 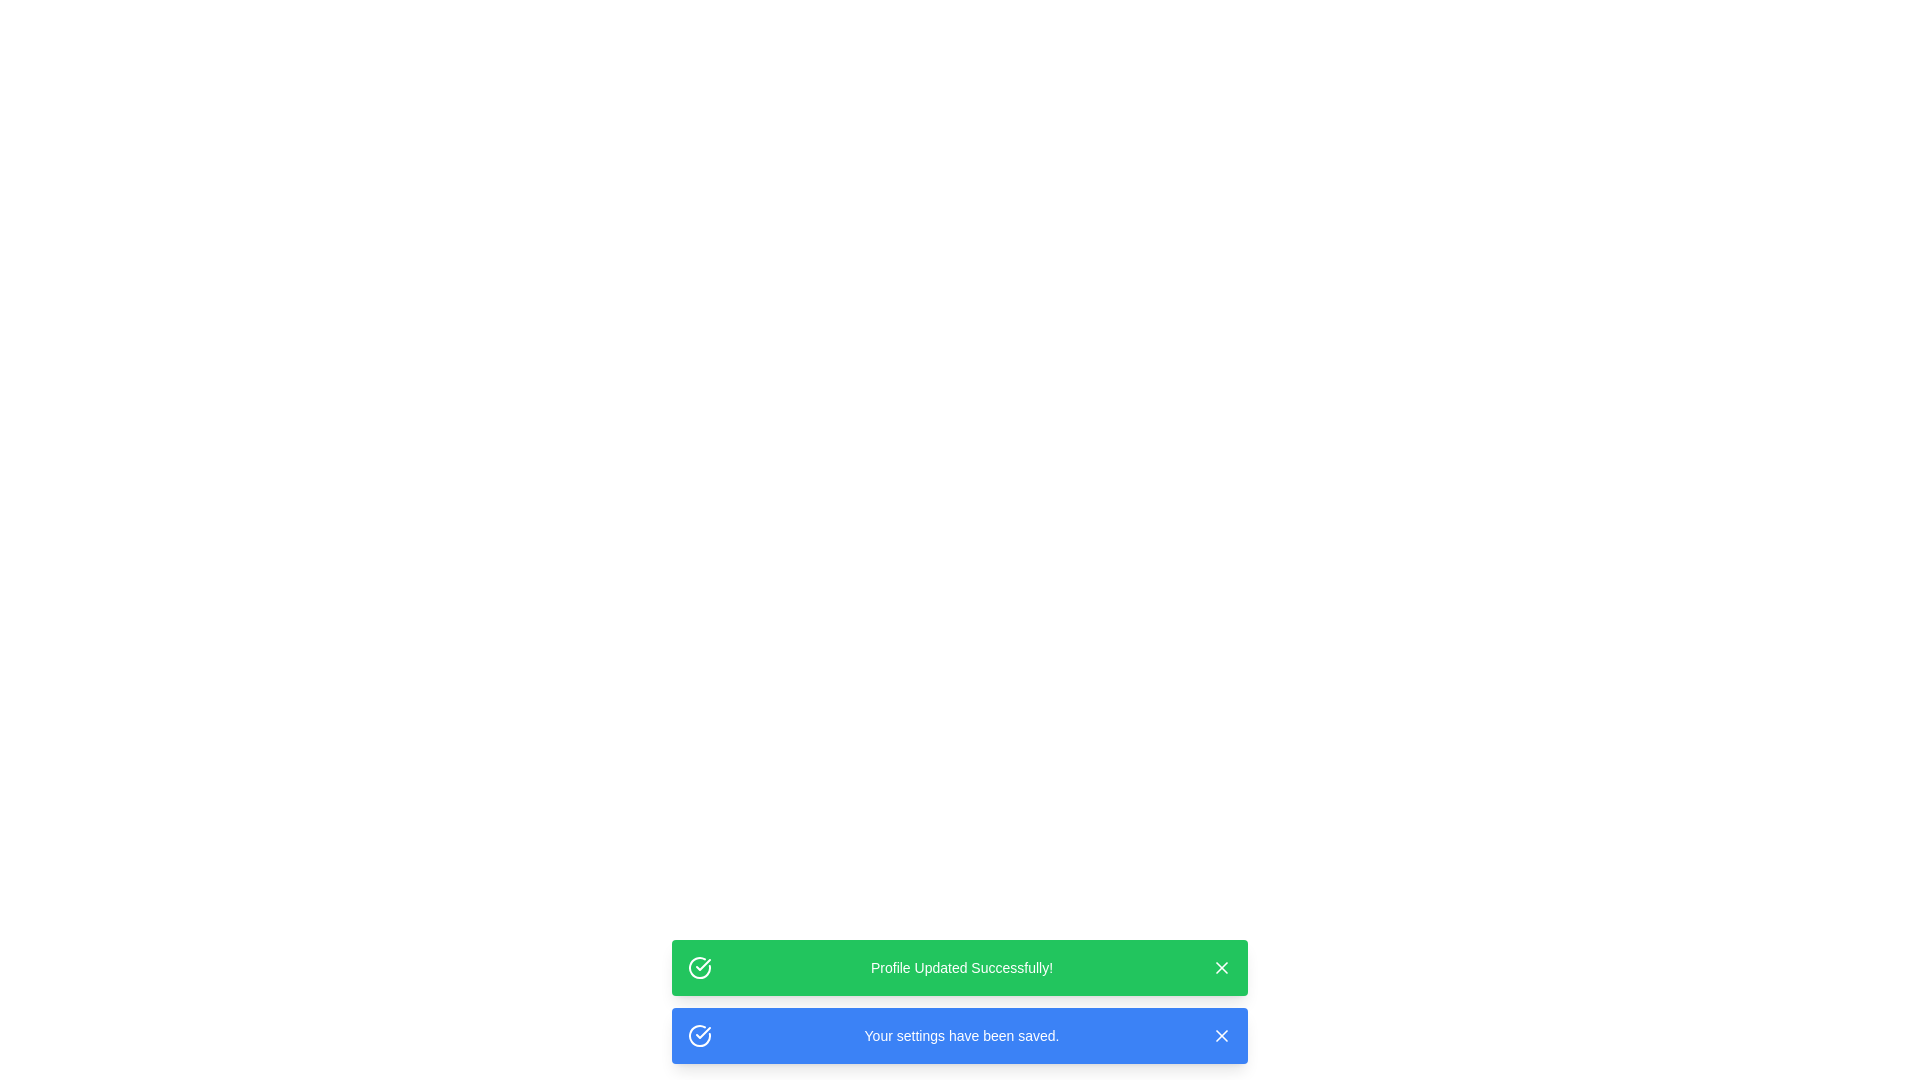 What do you see at coordinates (1221, 1035) in the screenshot?
I see `the circular button with an 'X' symbol on a blue background to activate keyboard accessibility for closure` at bounding box center [1221, 1035].